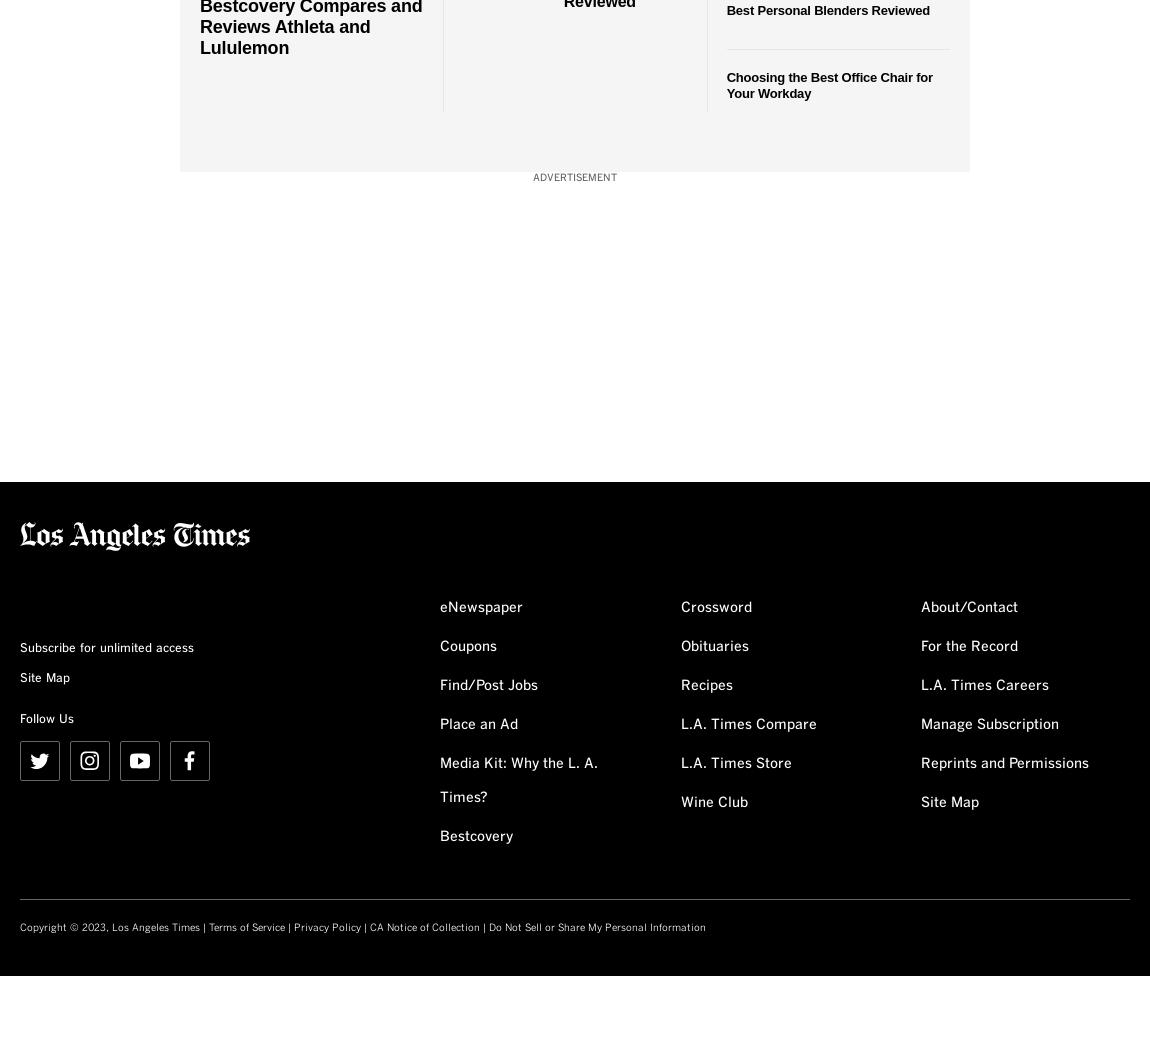 This screenshot has height=1042, width=1150. Describe the element at coordinates (704, 685) in the screenshot. I see `'Recipes'` at that location.